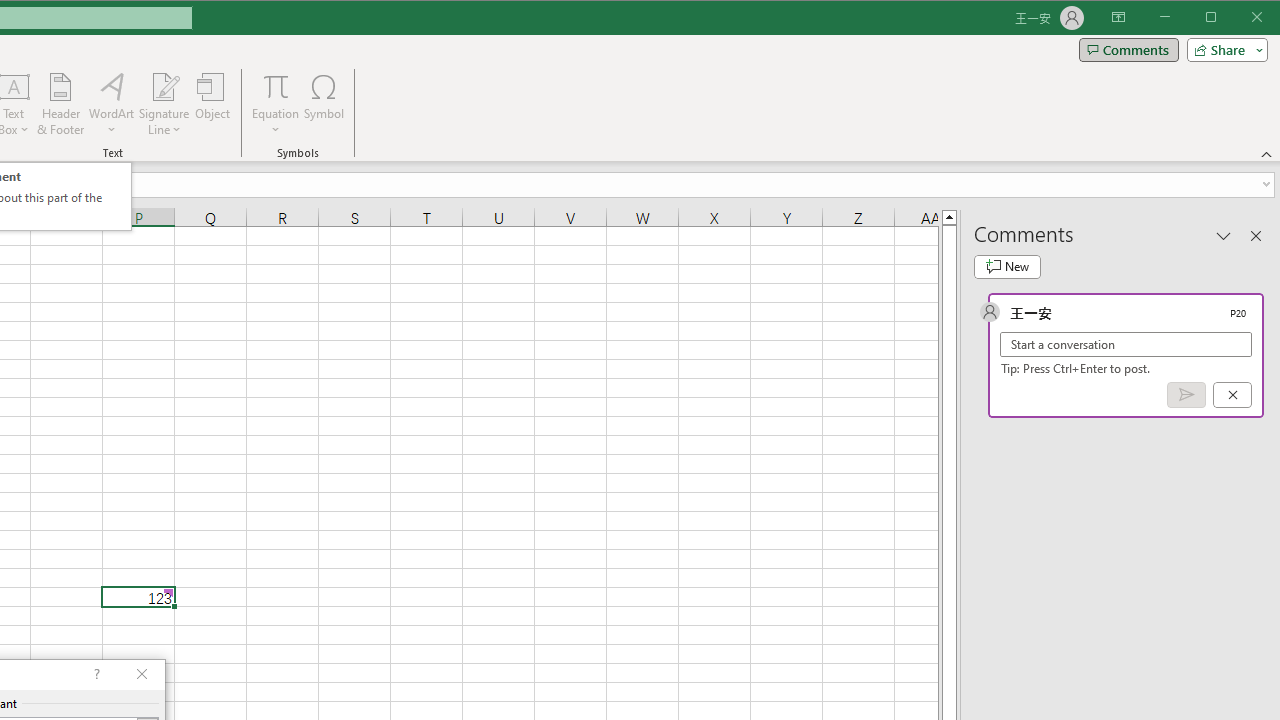 The width and height of the screenshot is (1280, 720). I want to click on 'Signature Line', so click(164, 85).